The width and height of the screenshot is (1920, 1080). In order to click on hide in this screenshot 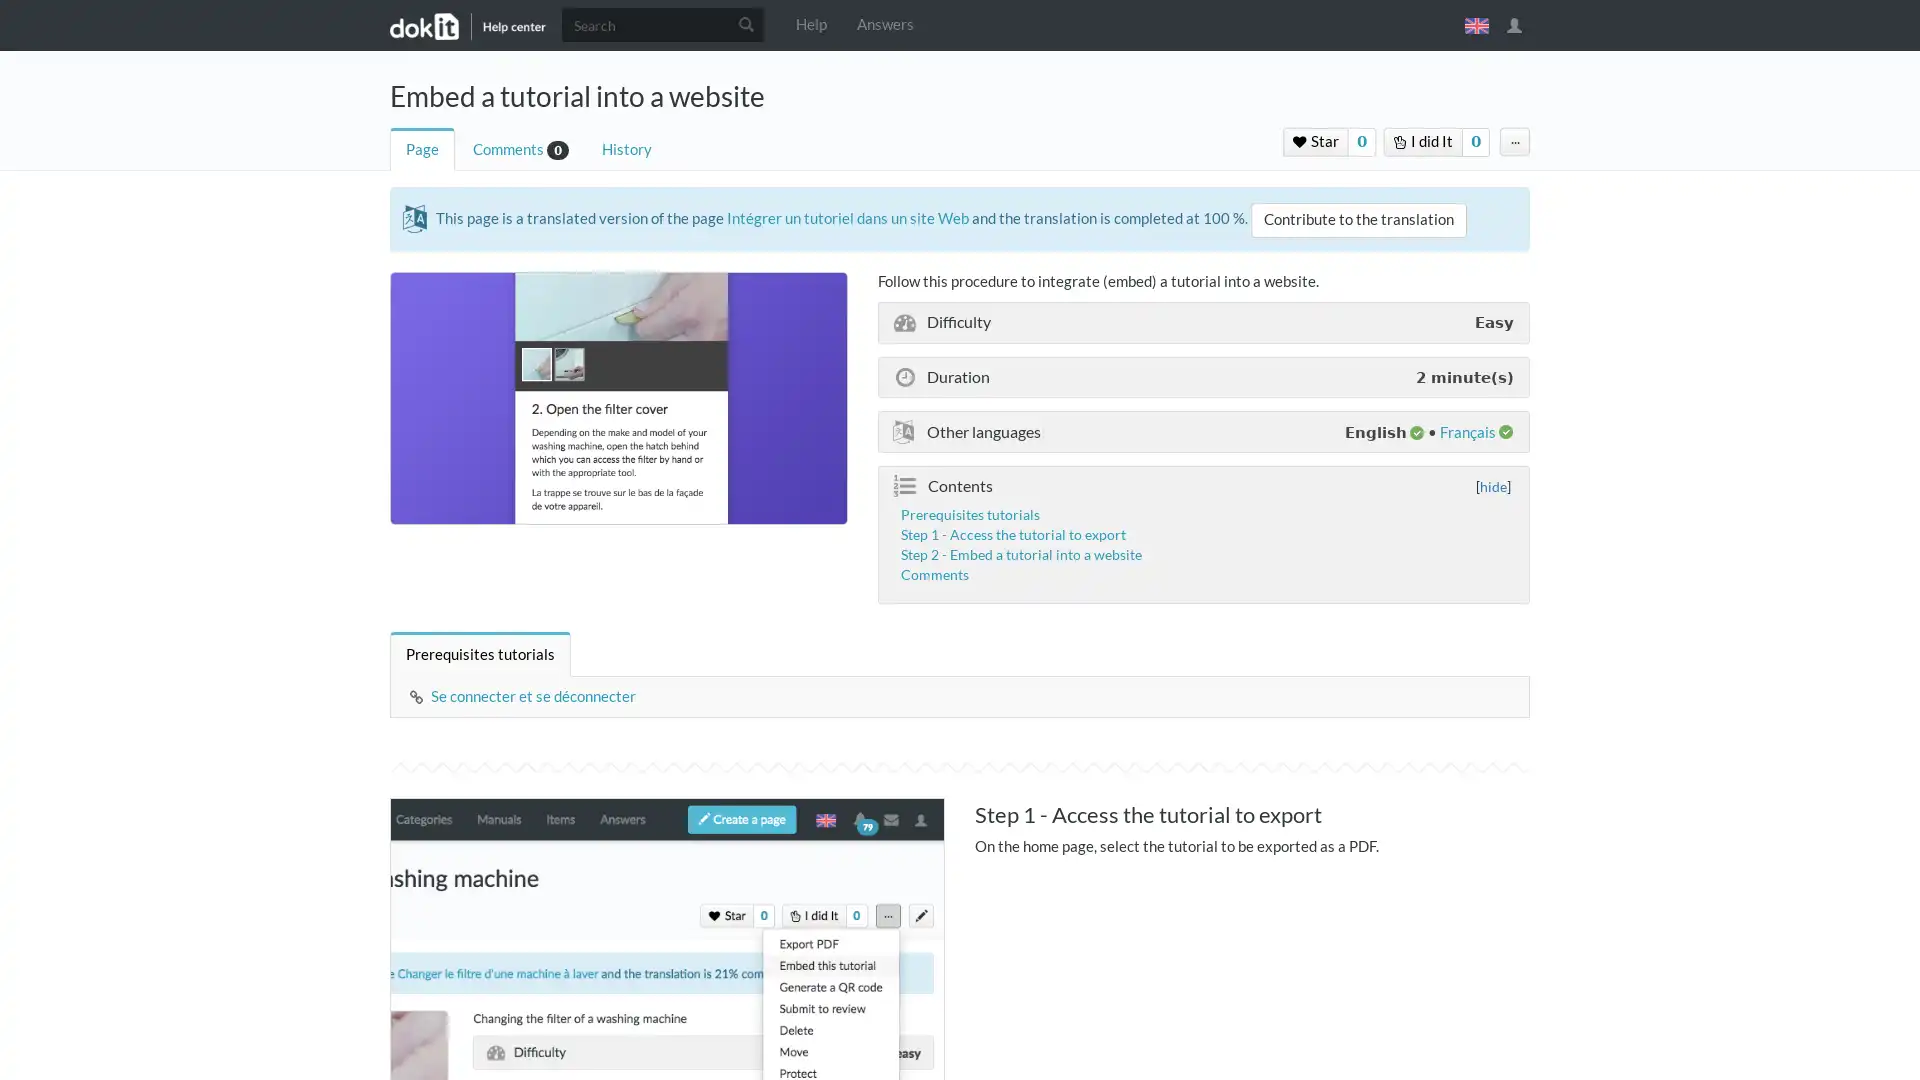, I will do `click(1493, 486)`.